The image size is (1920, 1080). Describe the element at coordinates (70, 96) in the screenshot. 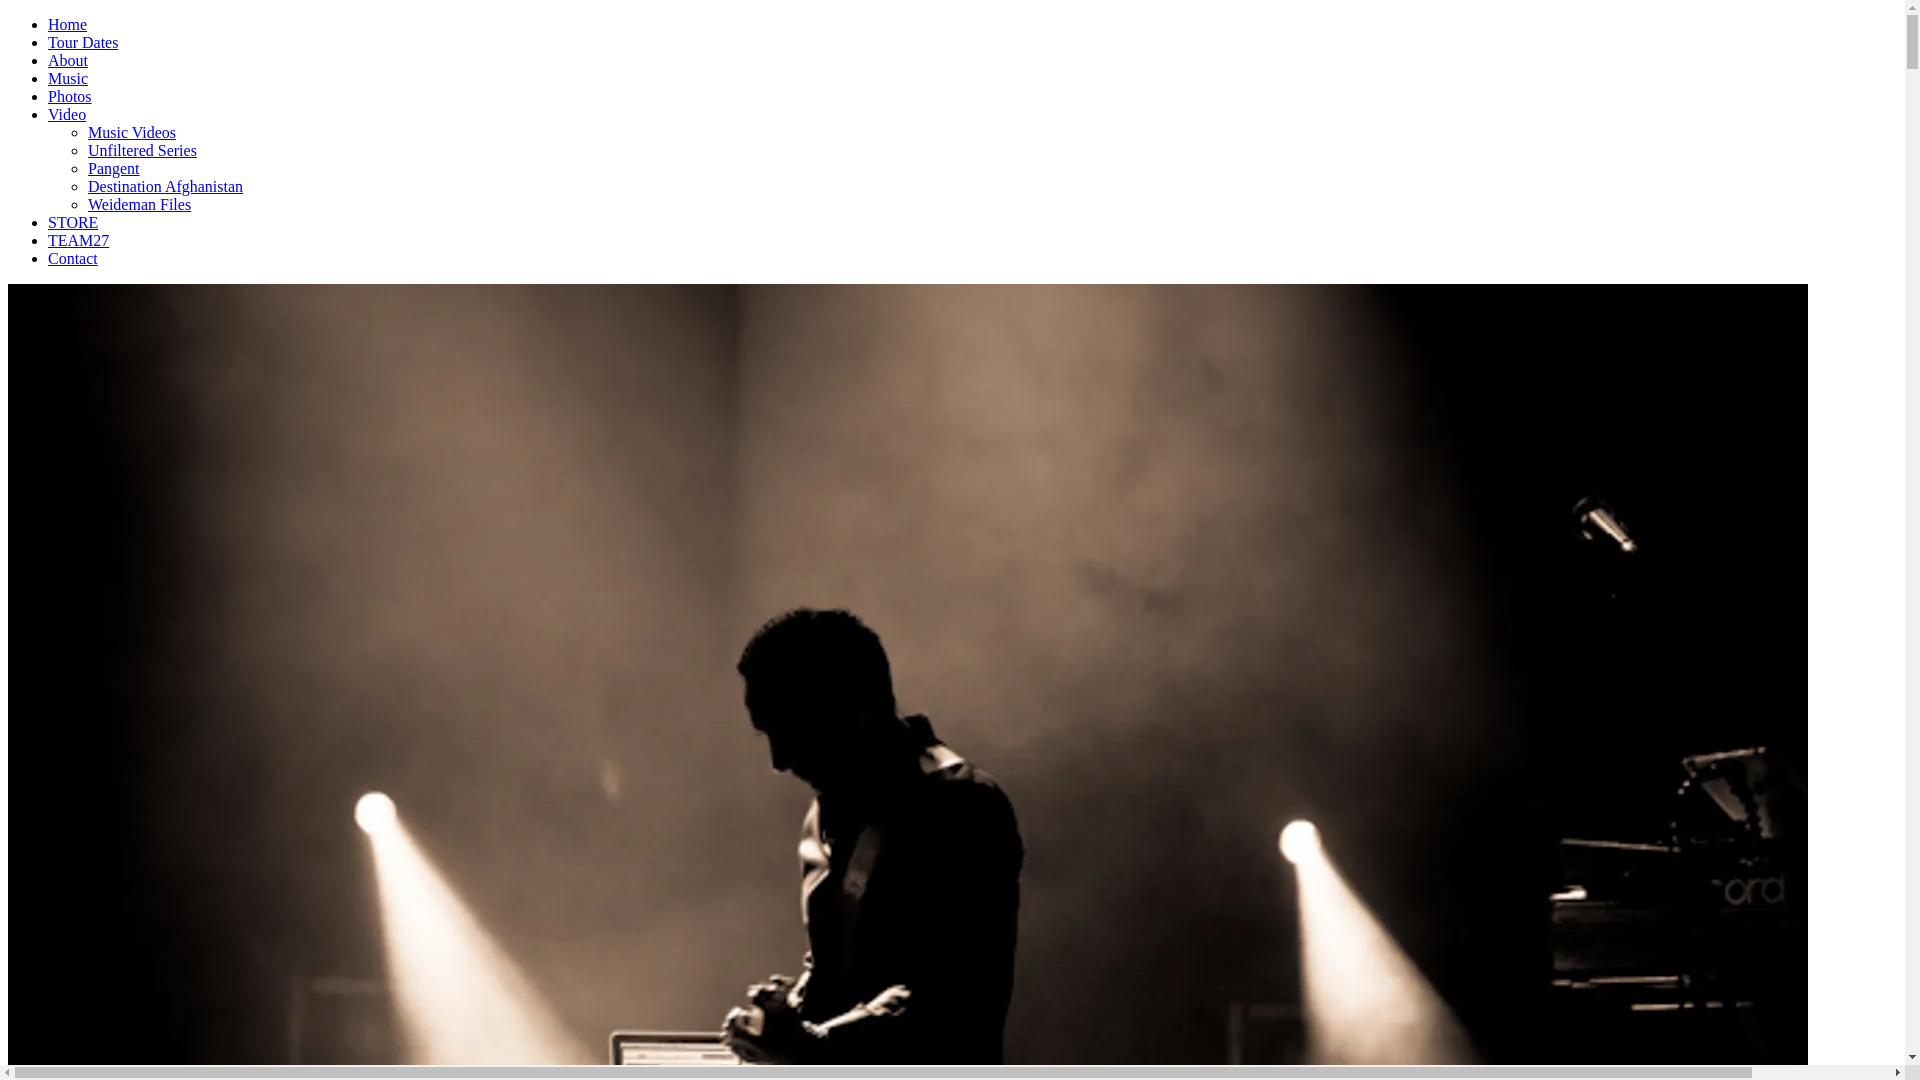

I see `'Photos'` at that location.